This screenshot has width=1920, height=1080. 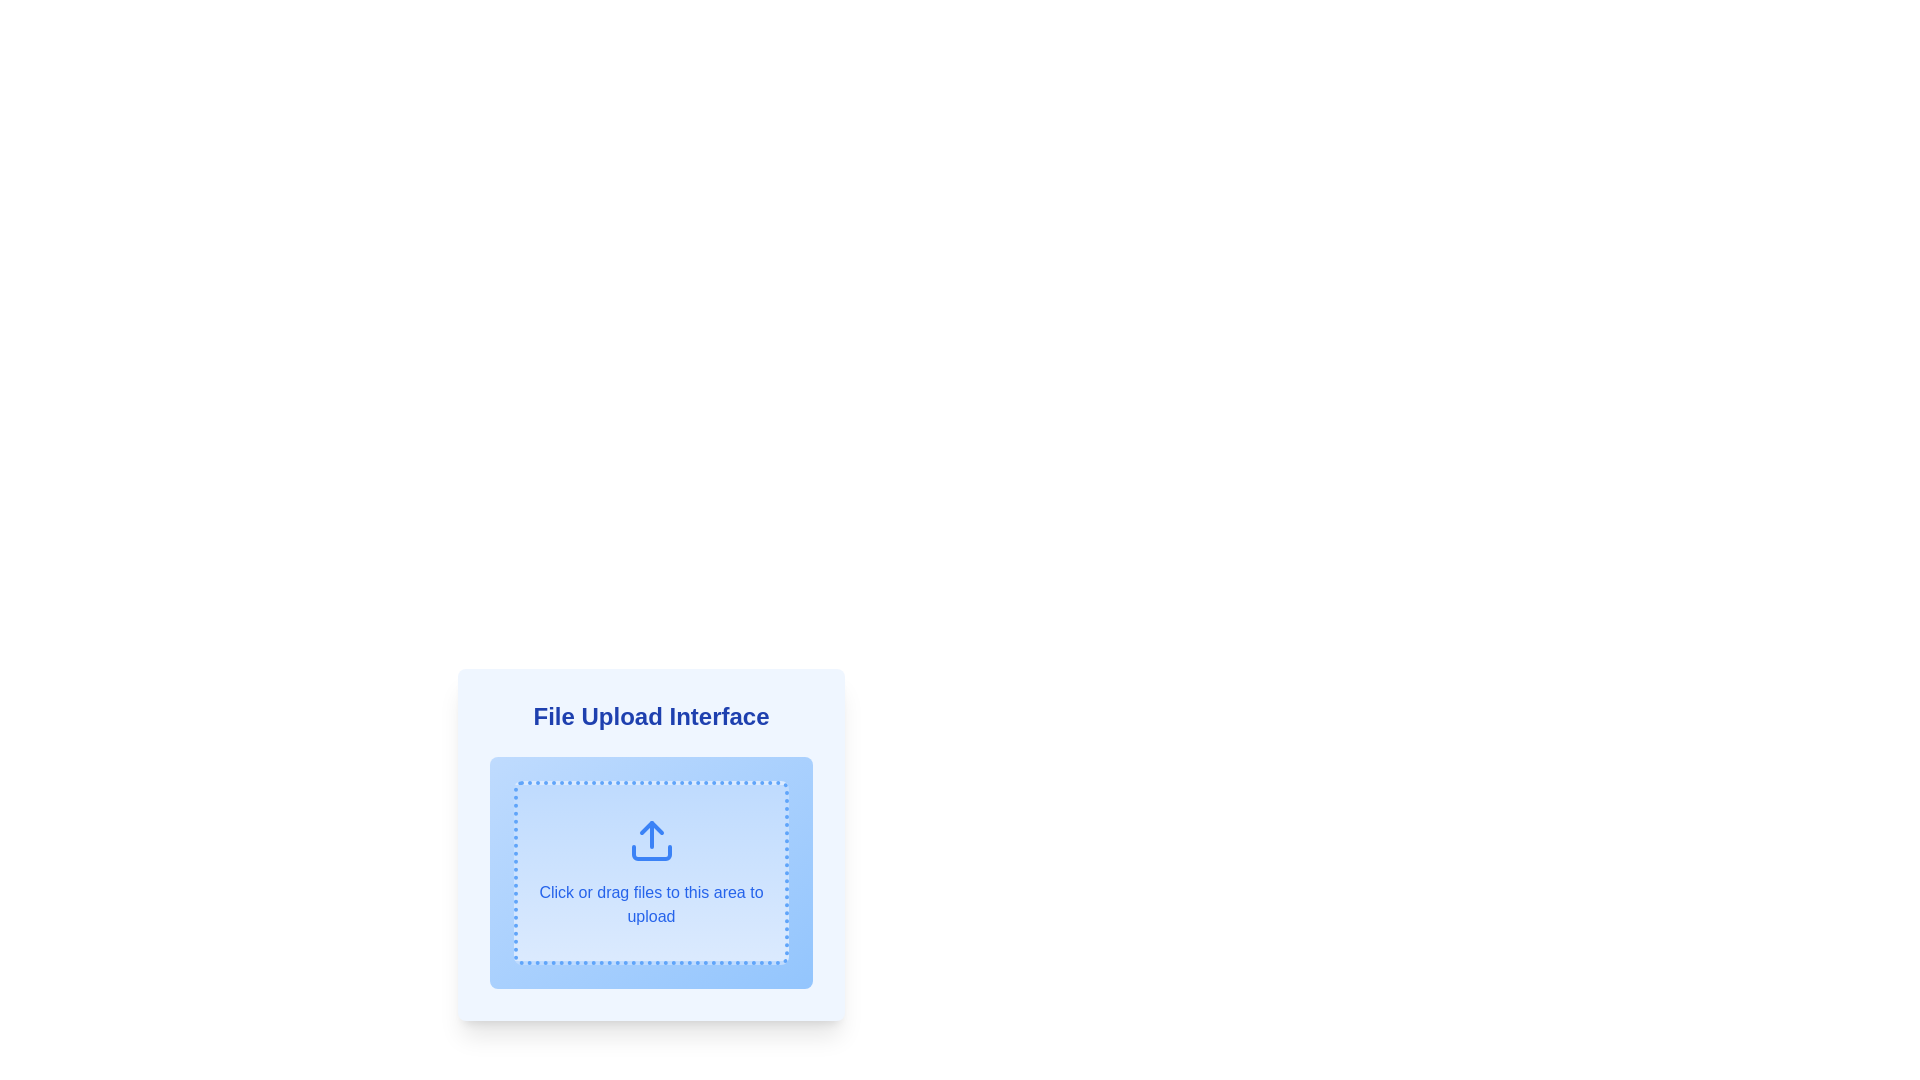 What do you see at coordinates (651, 871) in the screenshot?
I see `a file into the Interactive file upload area located centrally below the 'File Upload Interface' header` at bounding box center [651, 871].